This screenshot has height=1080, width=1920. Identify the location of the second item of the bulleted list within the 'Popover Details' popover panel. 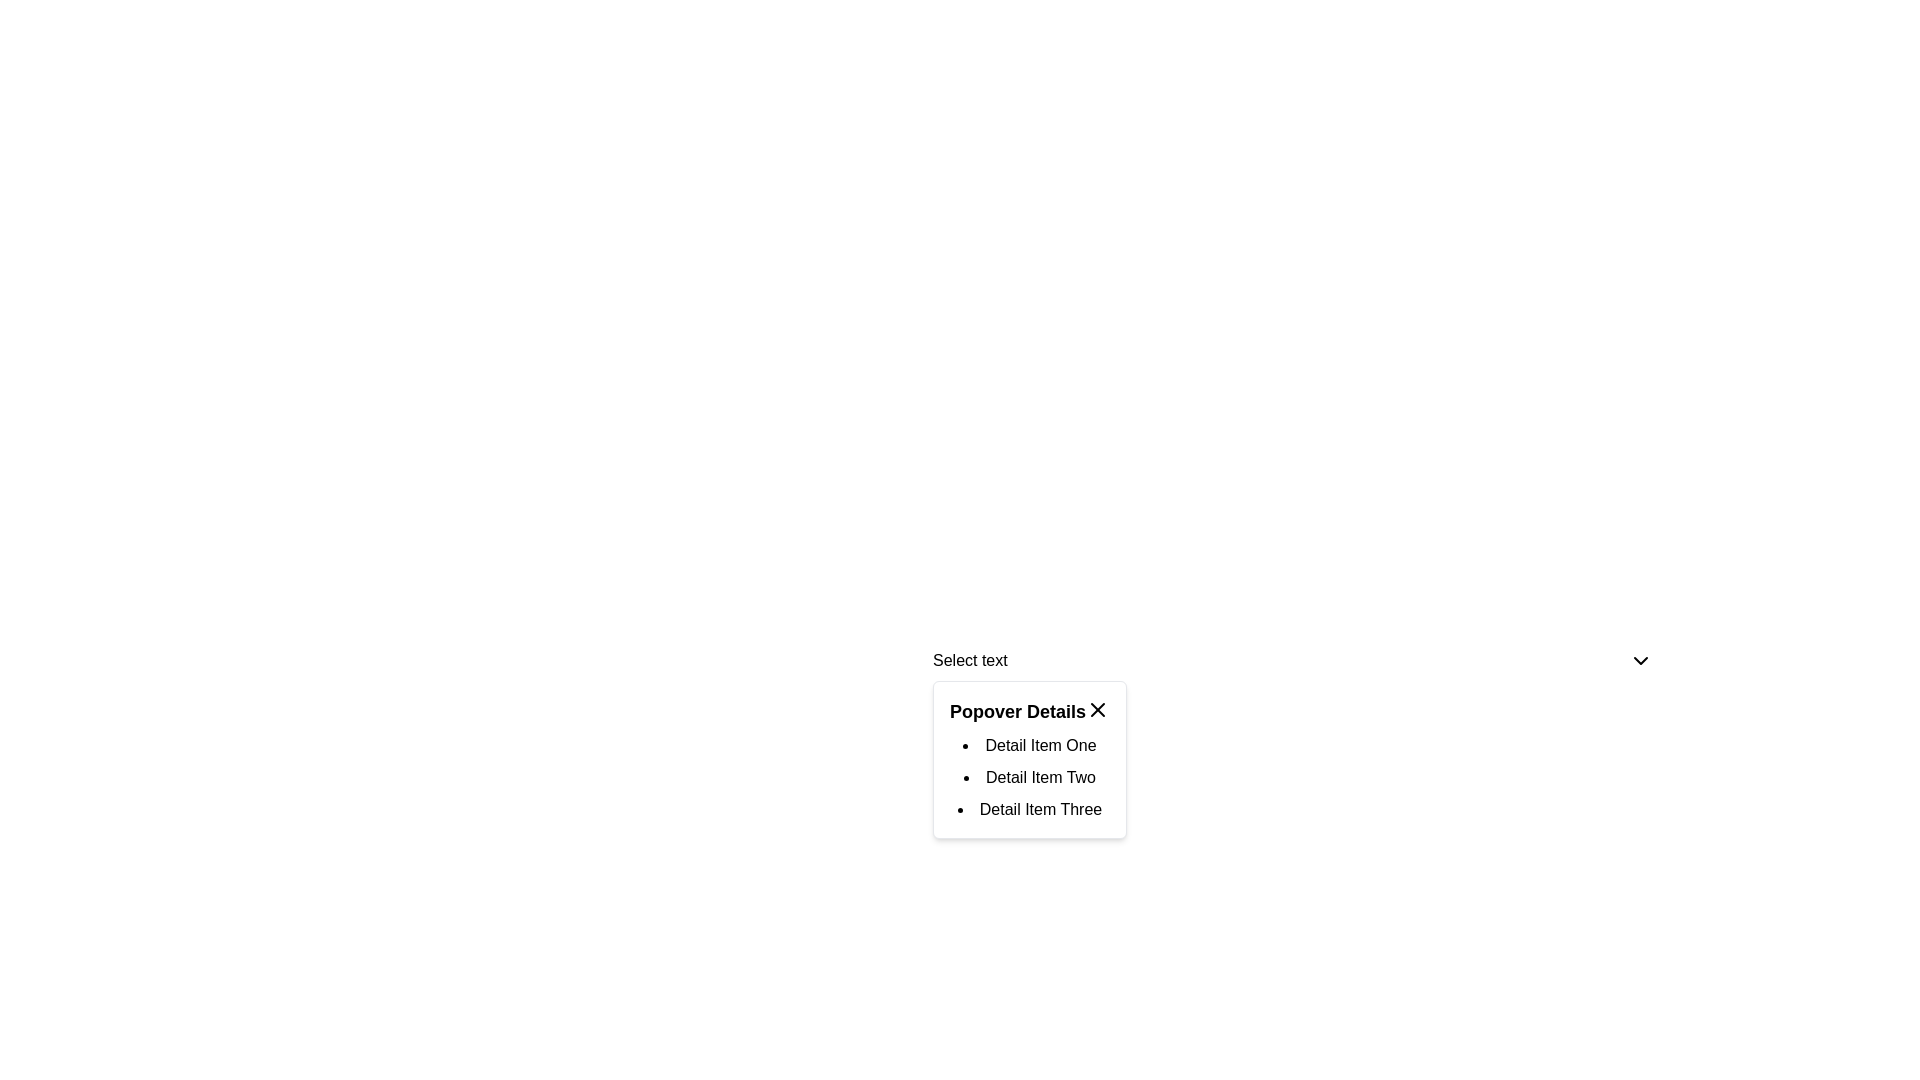
(1030, 777).